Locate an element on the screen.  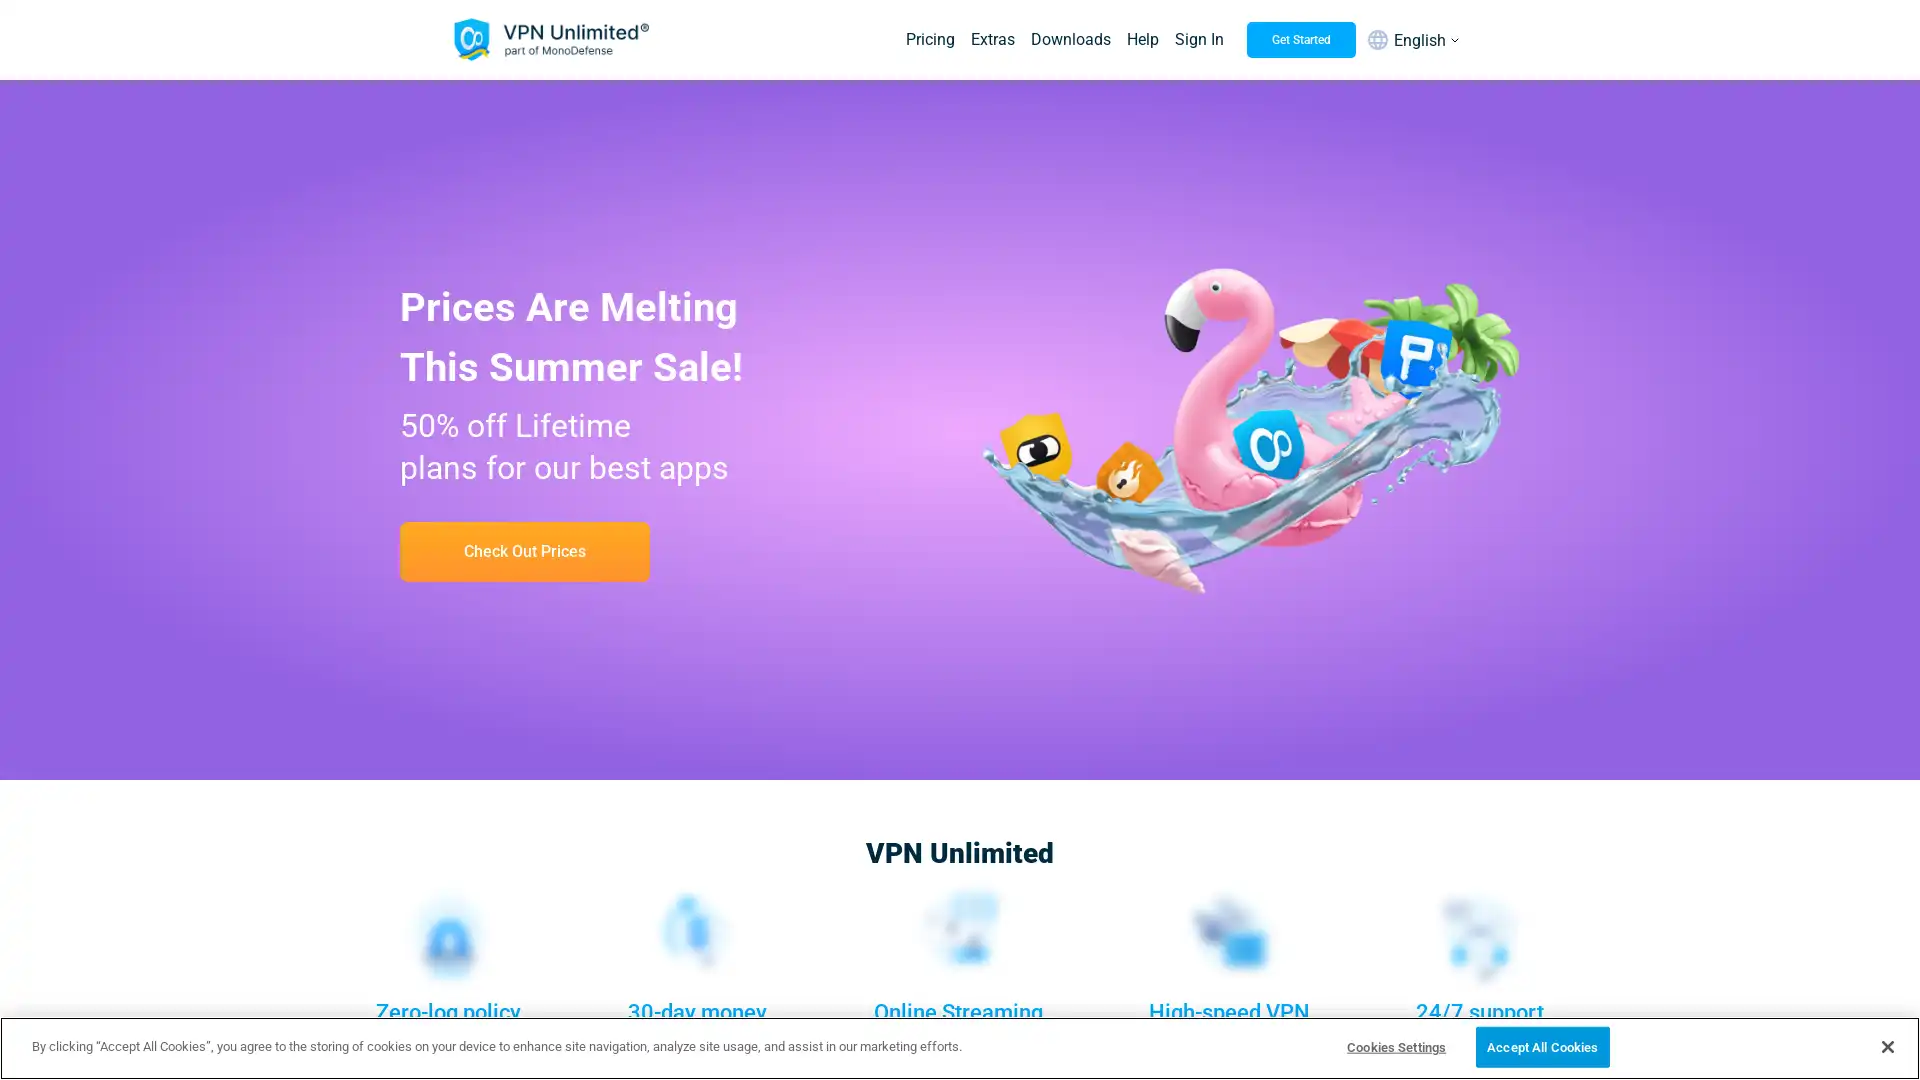
Close is located at coordinates (1886, 1044).